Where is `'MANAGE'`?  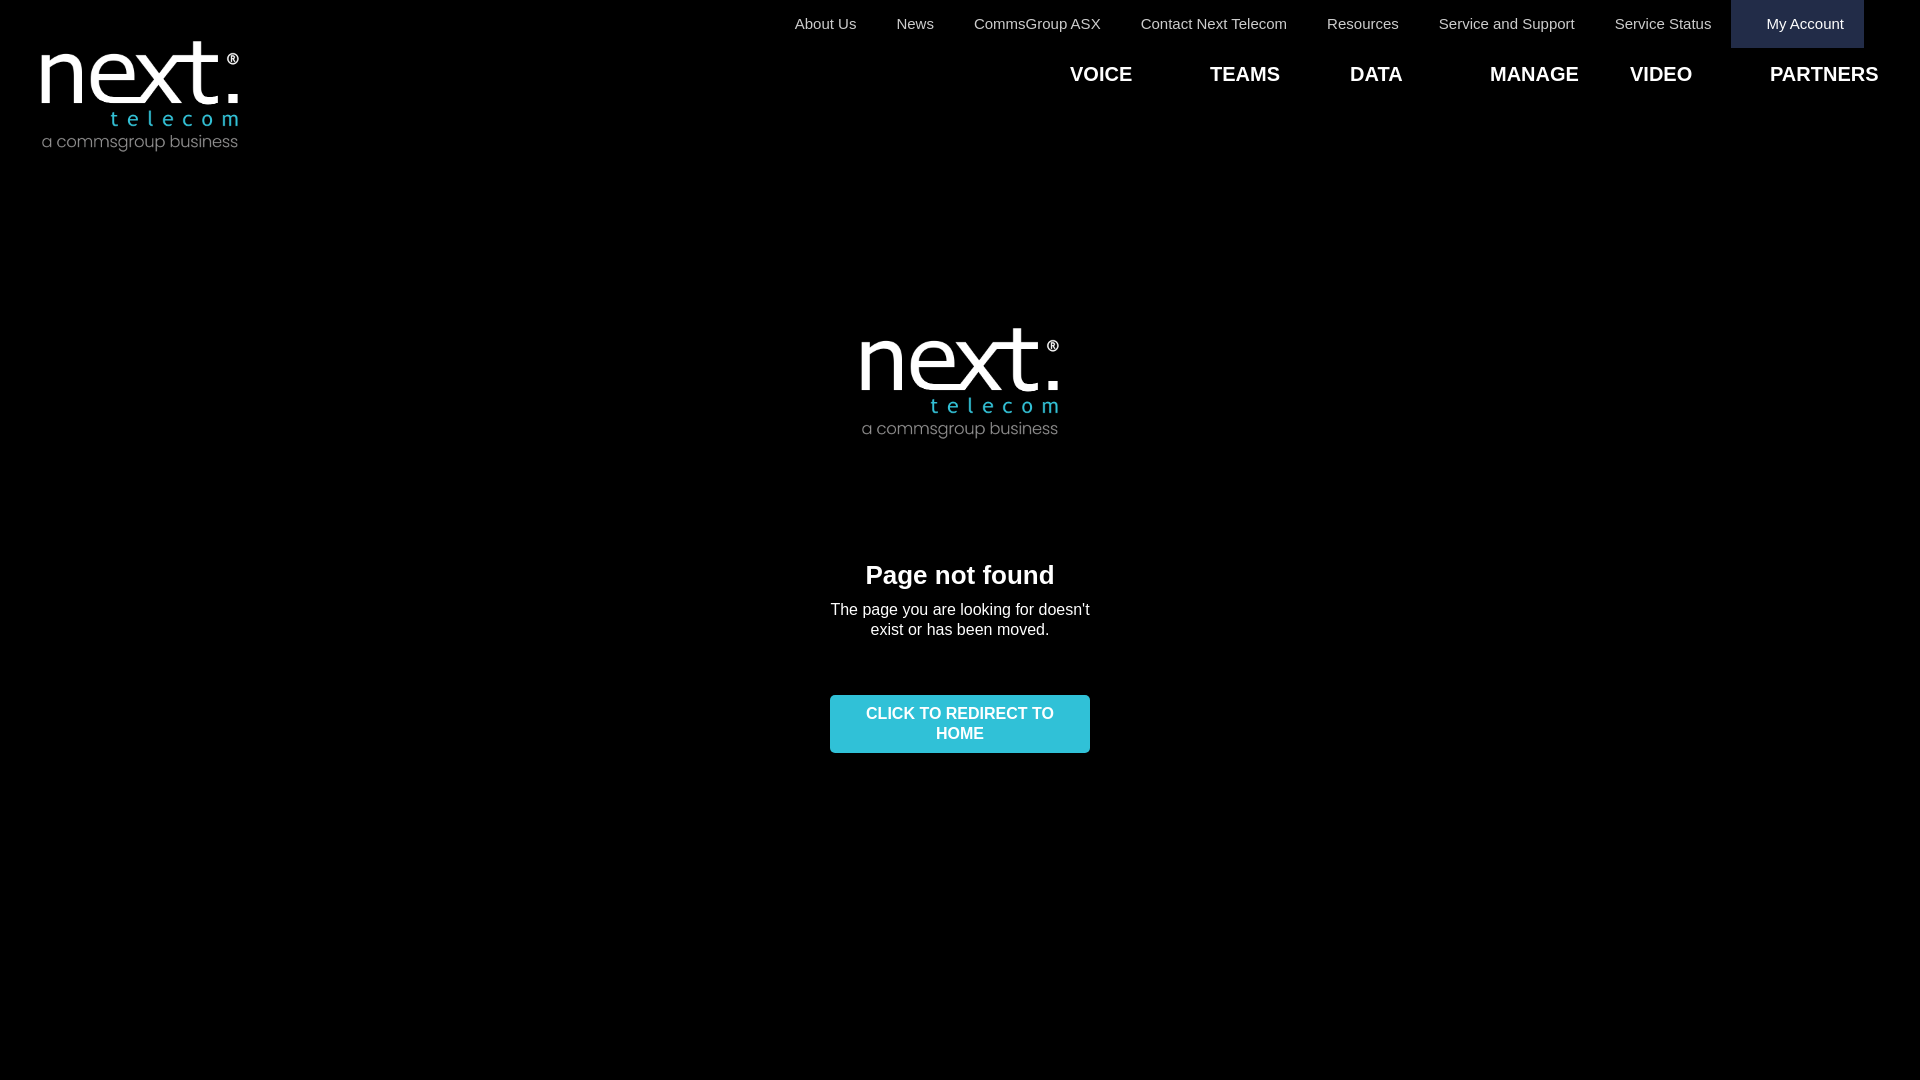 'MANAGE' is located at coordinates (1489, 75).